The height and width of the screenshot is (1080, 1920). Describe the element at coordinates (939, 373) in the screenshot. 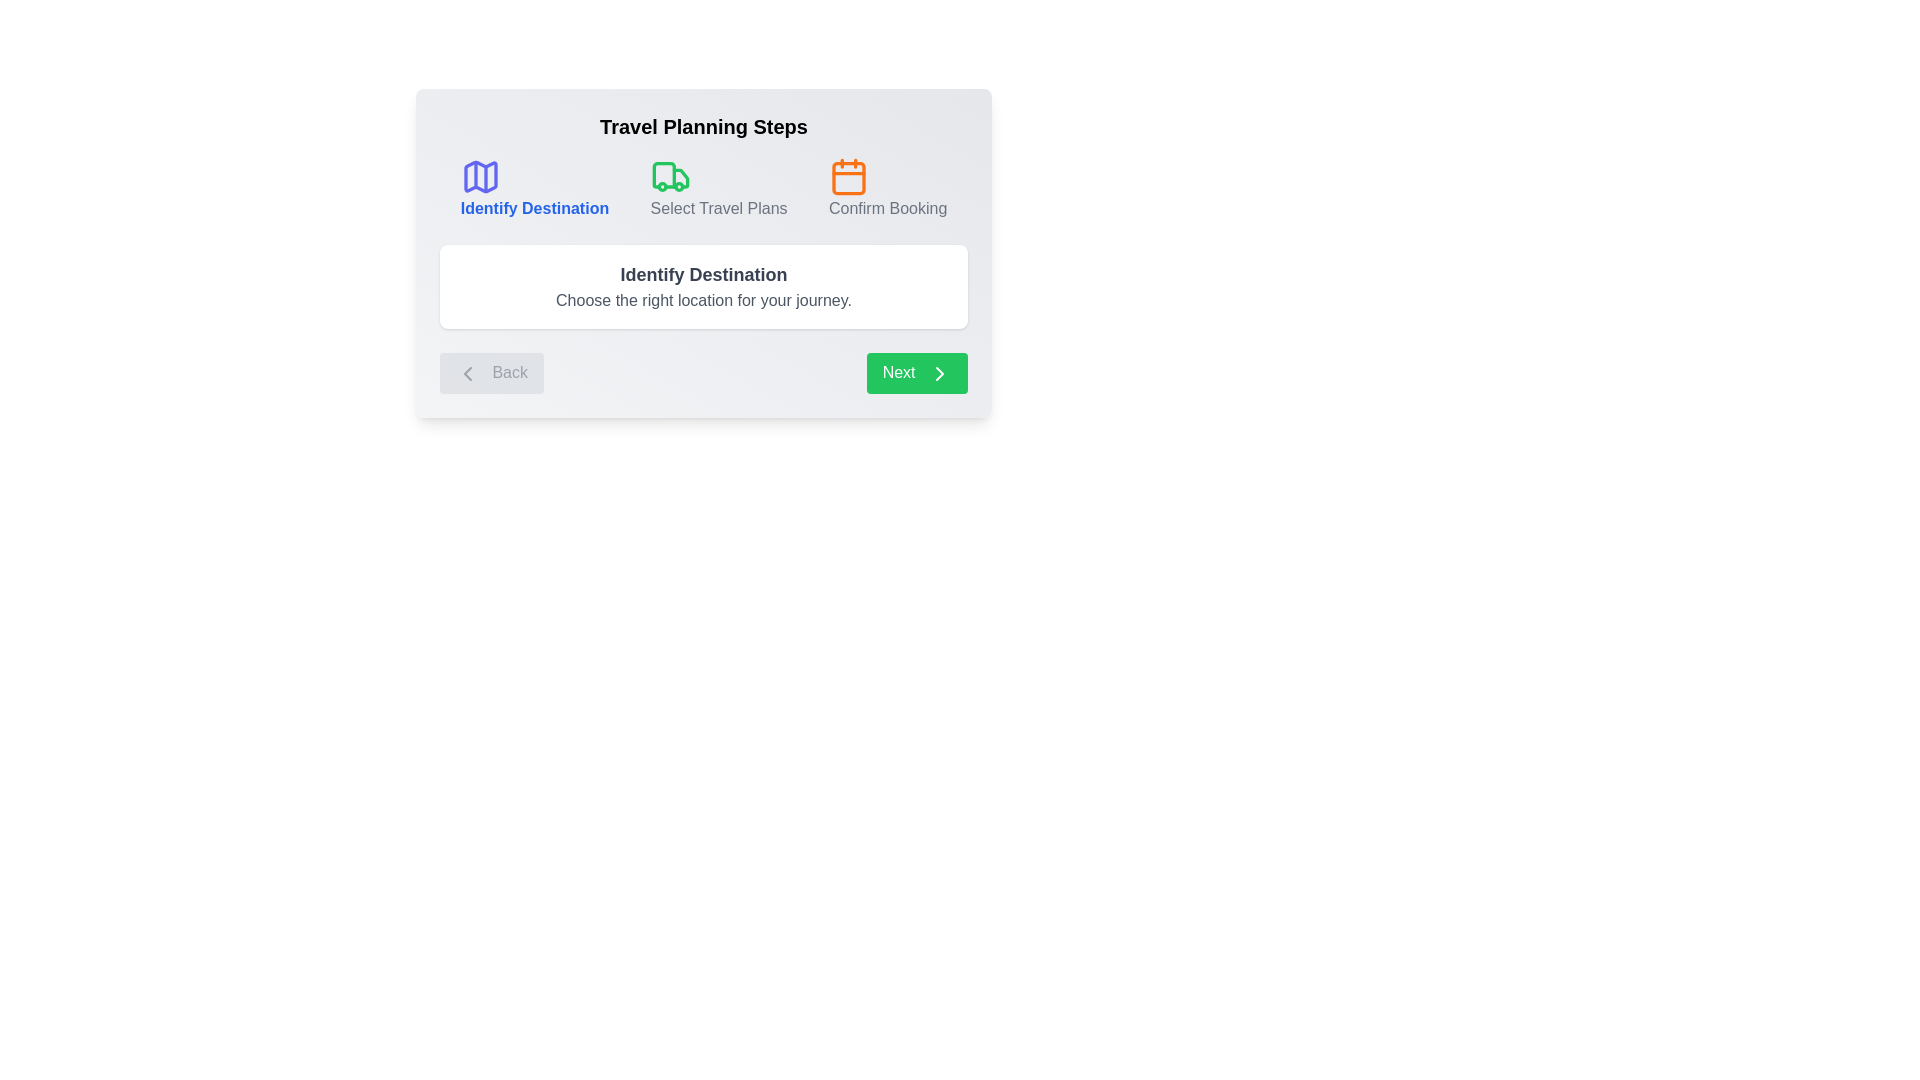

I see `the green 'Next' button, which contains the arrow-like icon indicating forward direction, to proceed to the next step` at that location.